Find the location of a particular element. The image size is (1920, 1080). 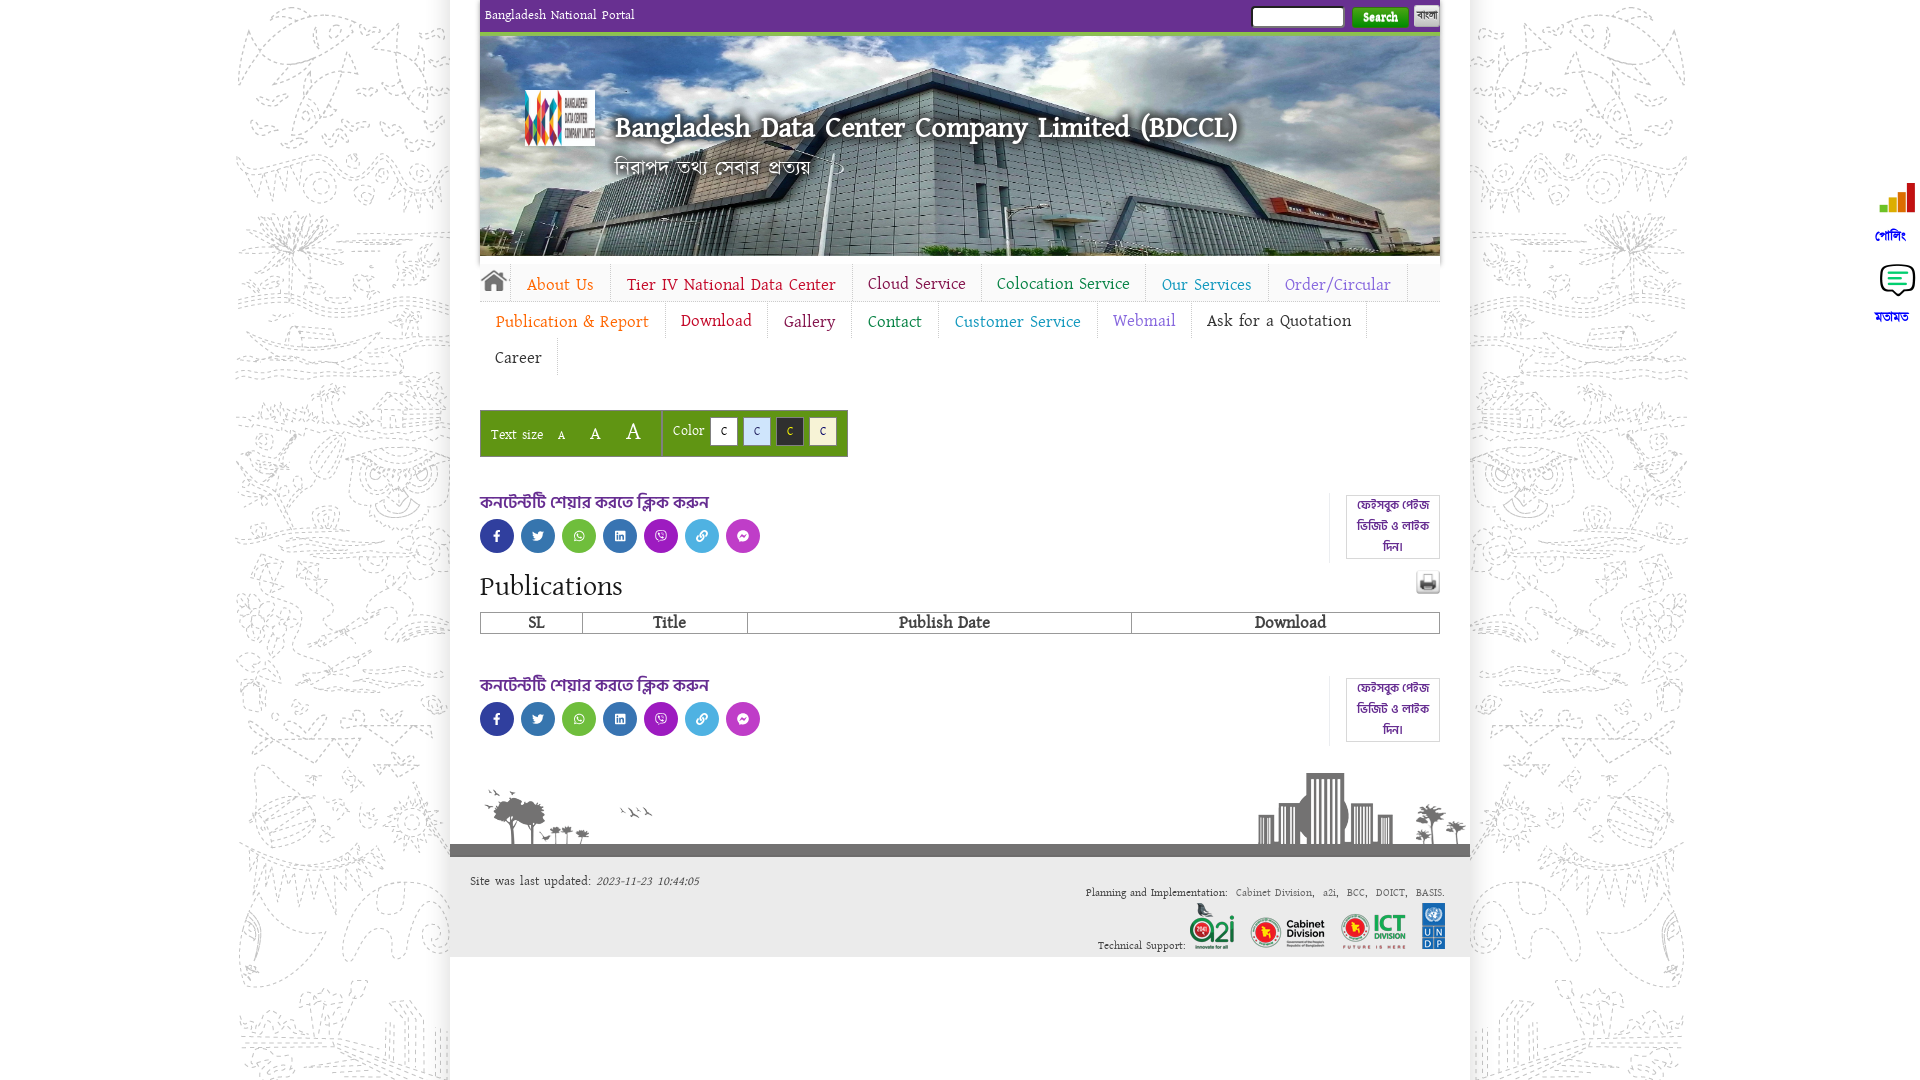

'A' is located at coordinates (632, 430).